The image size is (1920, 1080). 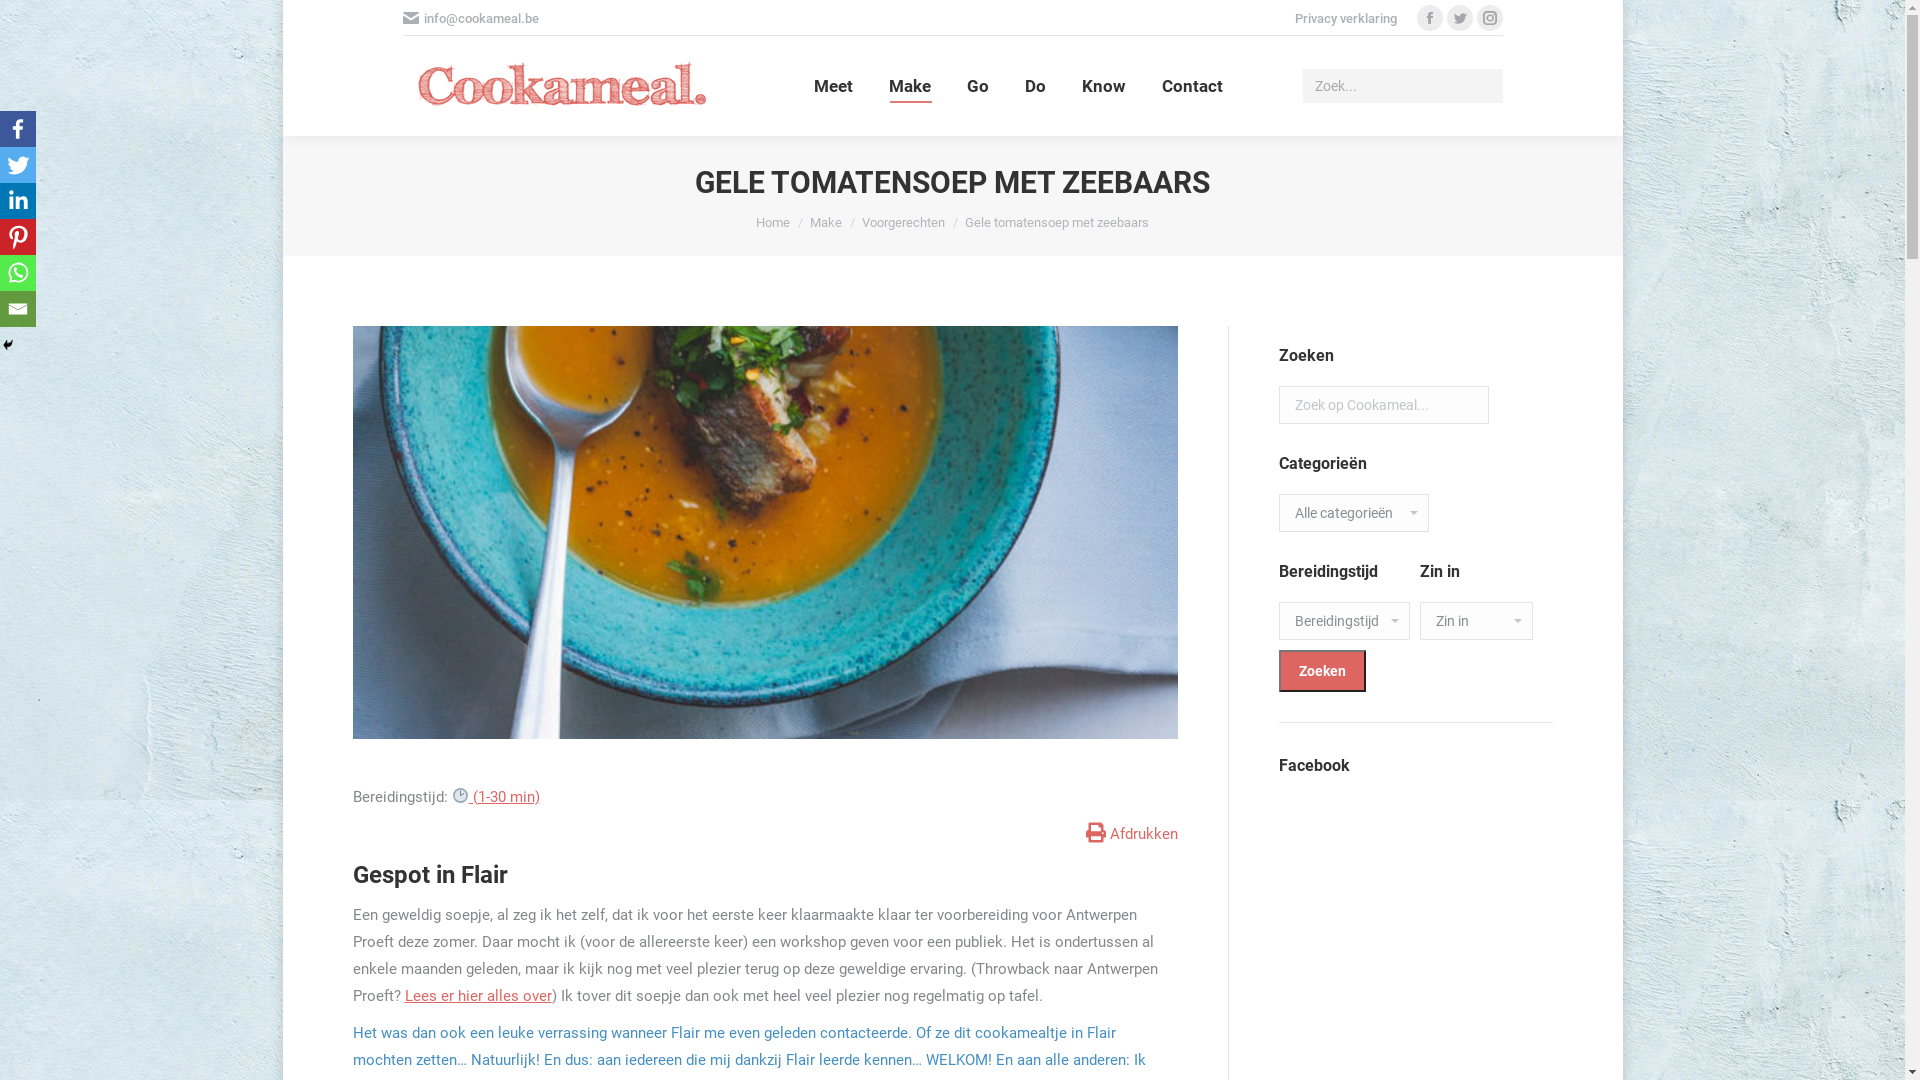 What do you see at coordinates (1035, 84) in the screenshot?
I see `'Do'` at bounding box center [1035, 84].